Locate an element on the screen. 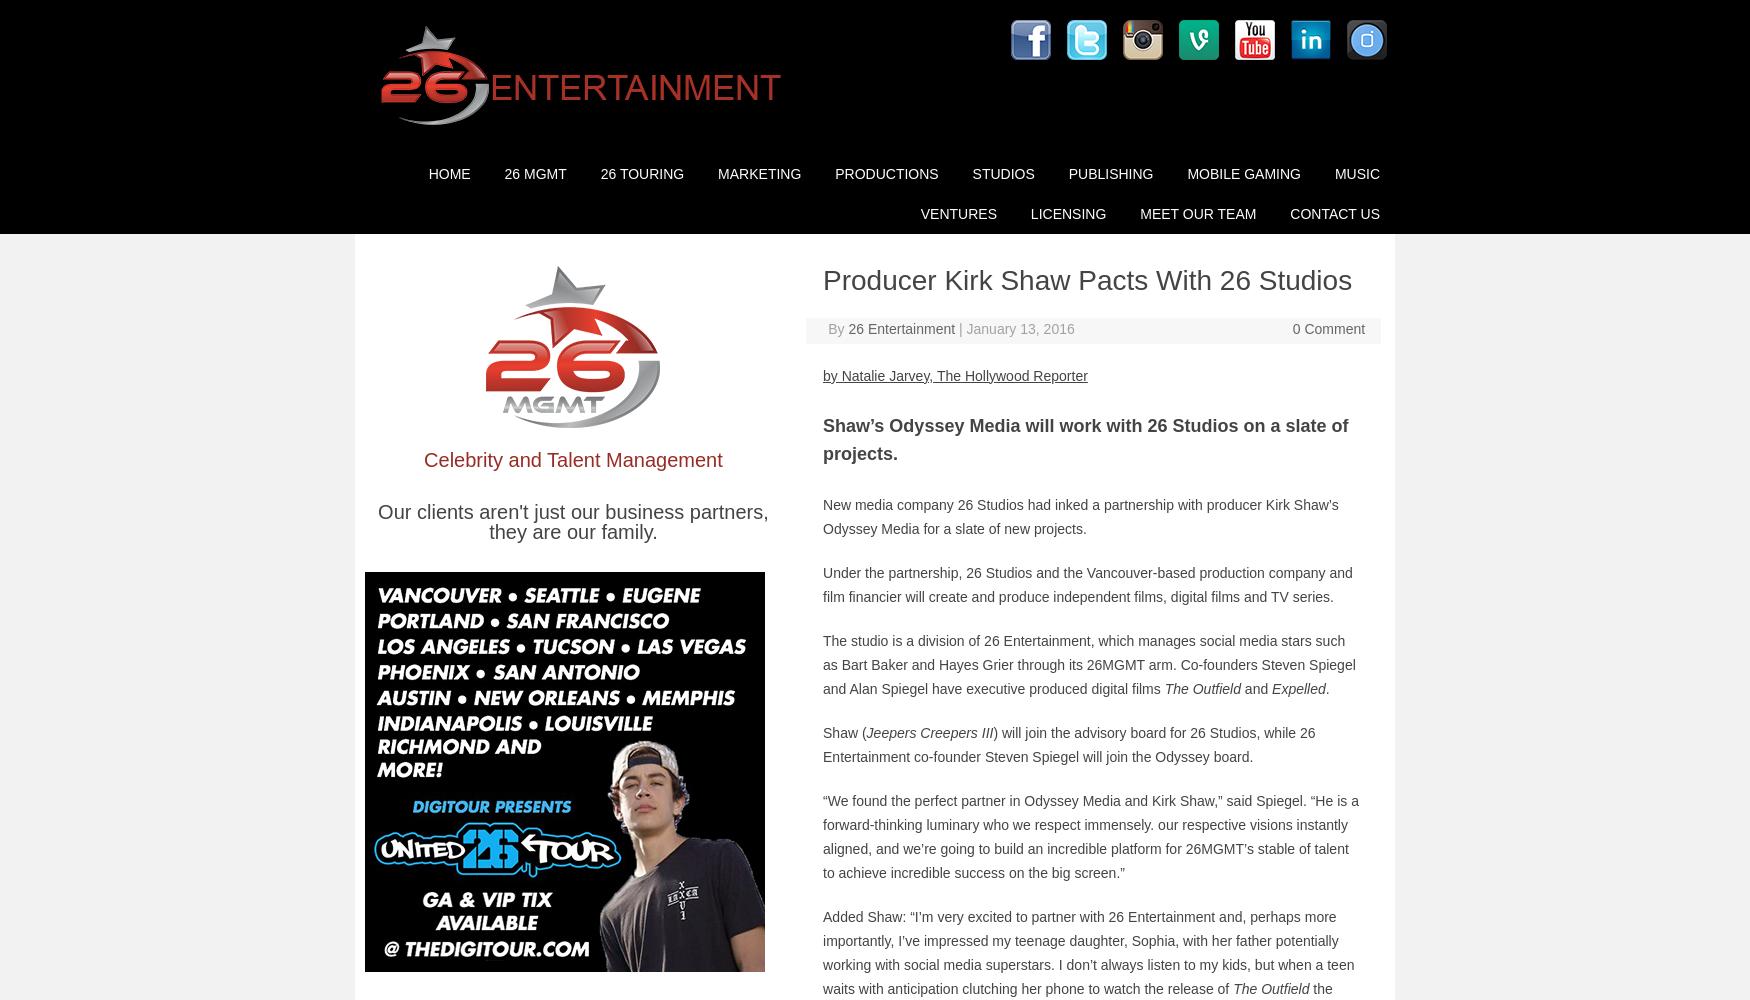 Image resolution: width=1750 pixels, height=1000 pixels. 'Ventures' is located at coordinates (957, 213).